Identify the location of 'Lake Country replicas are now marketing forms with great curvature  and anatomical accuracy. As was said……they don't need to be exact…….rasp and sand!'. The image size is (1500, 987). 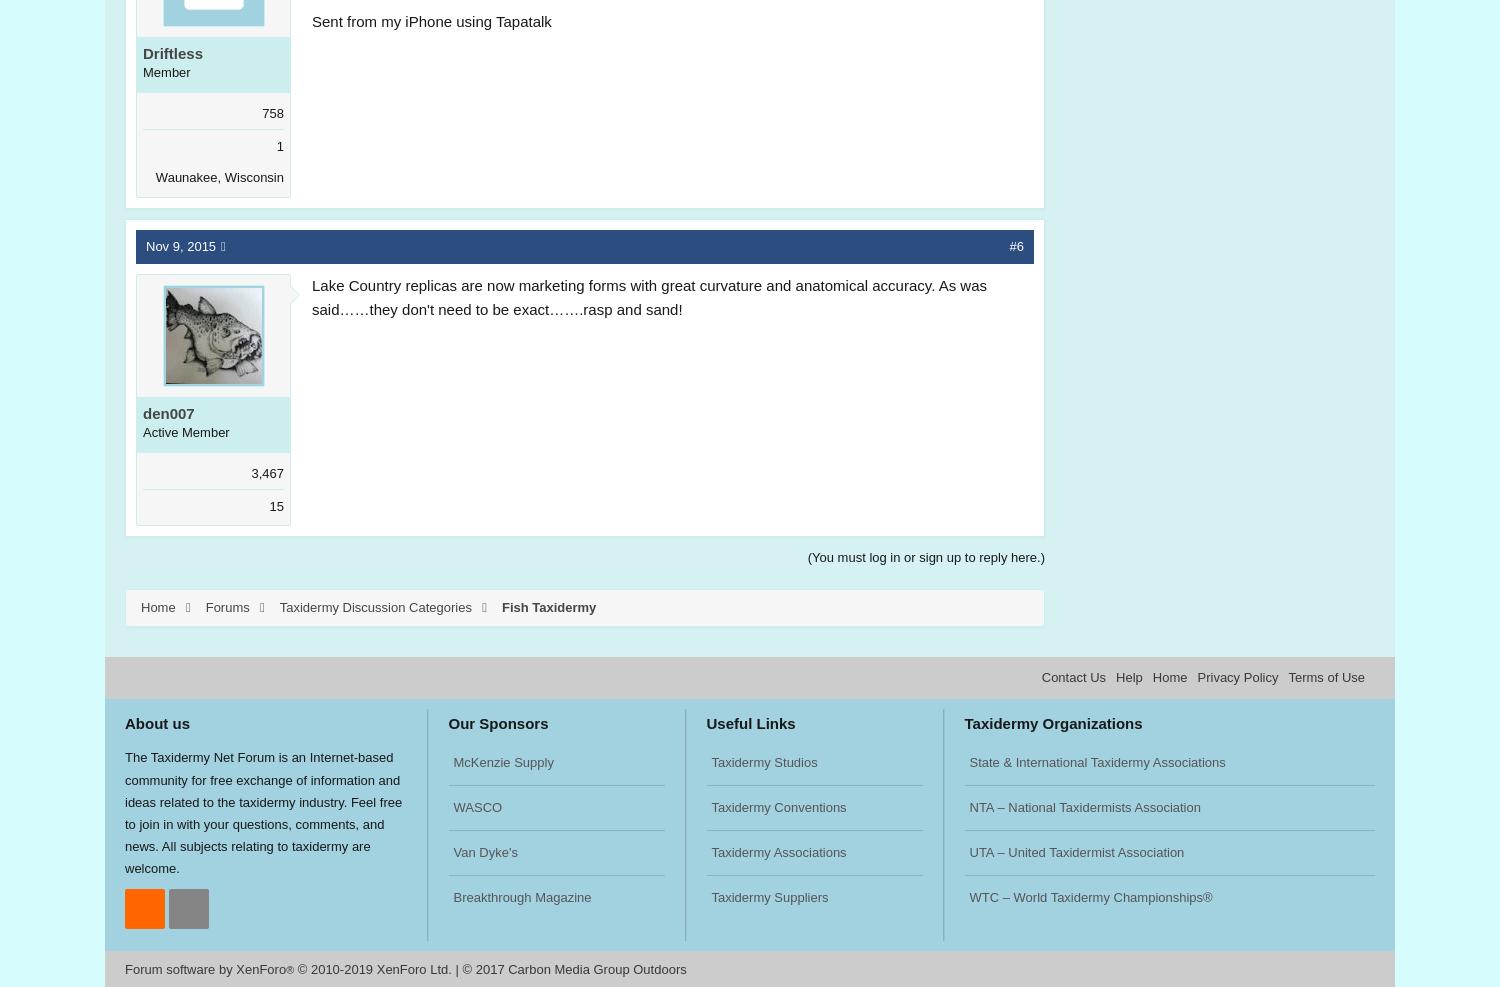
(649, 296).